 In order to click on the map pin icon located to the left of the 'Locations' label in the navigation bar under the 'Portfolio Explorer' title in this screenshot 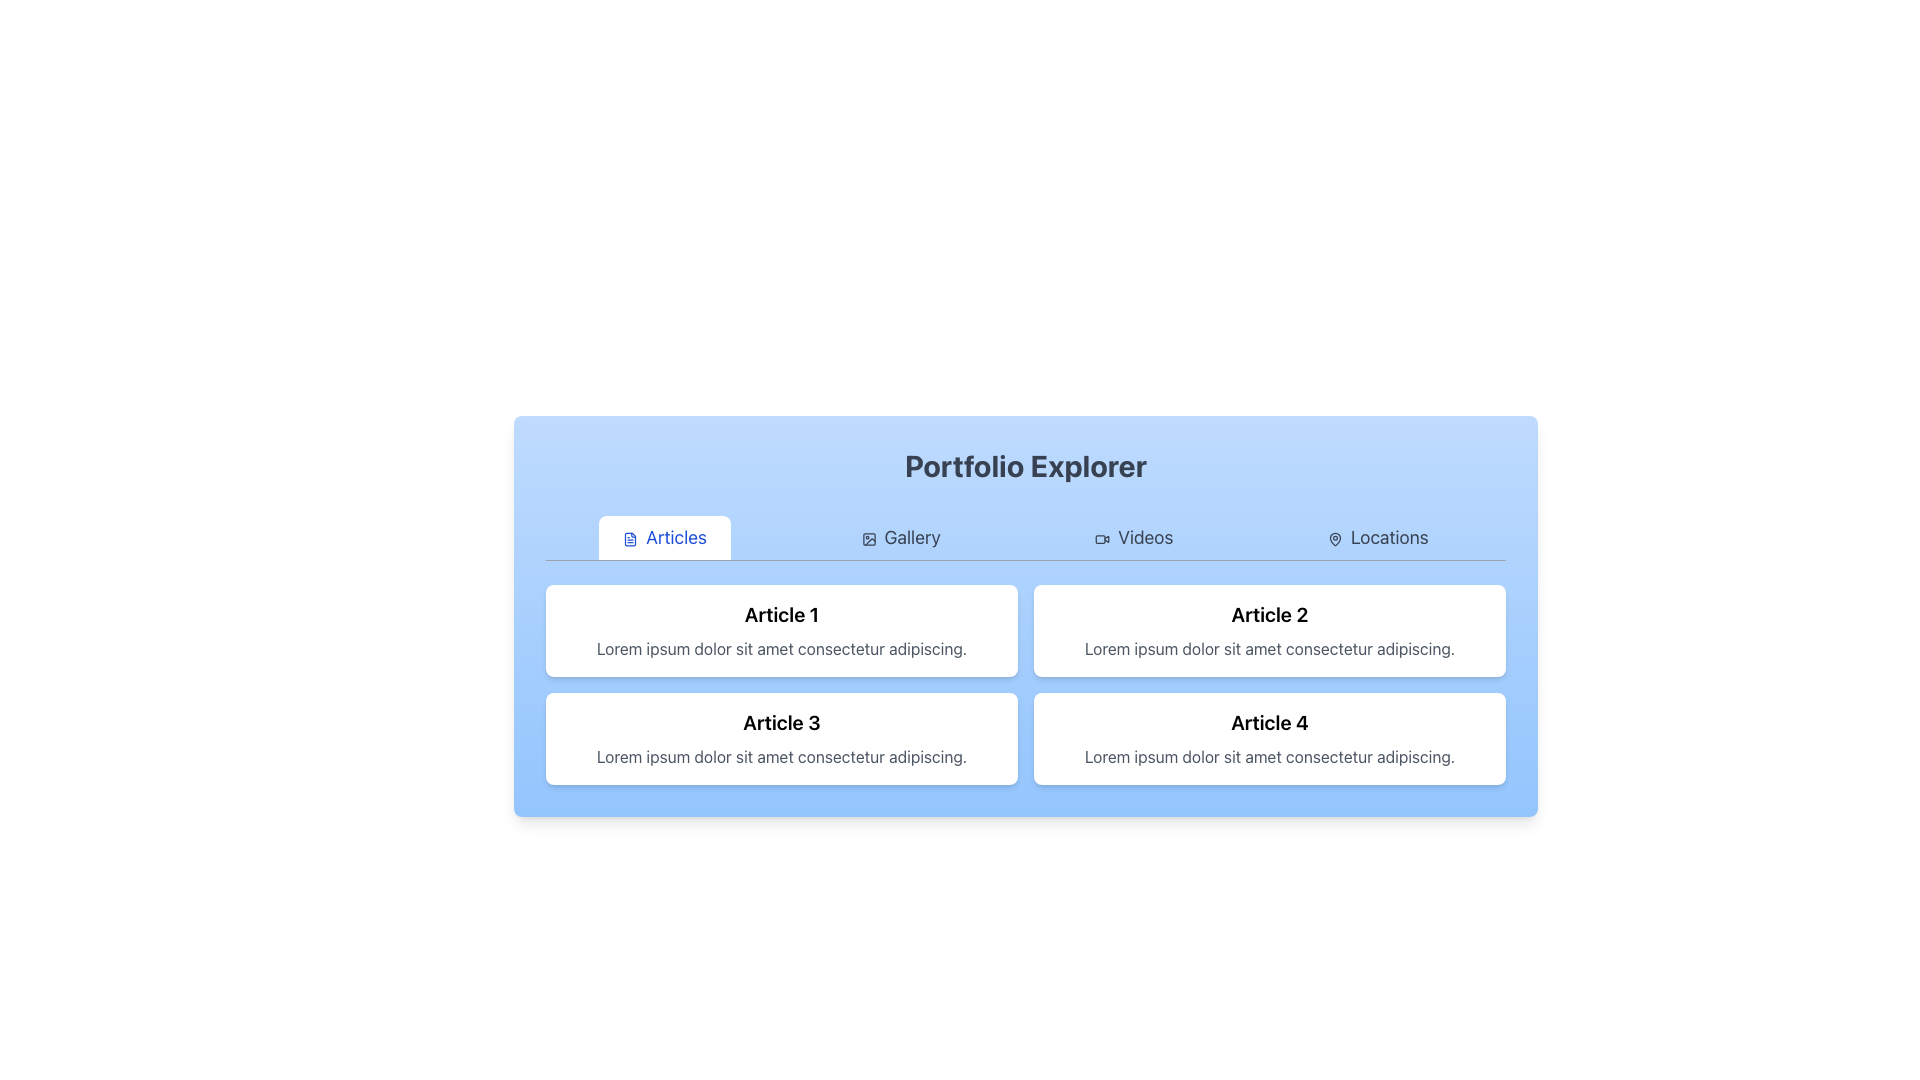, I will do `click(1335, 538)`.